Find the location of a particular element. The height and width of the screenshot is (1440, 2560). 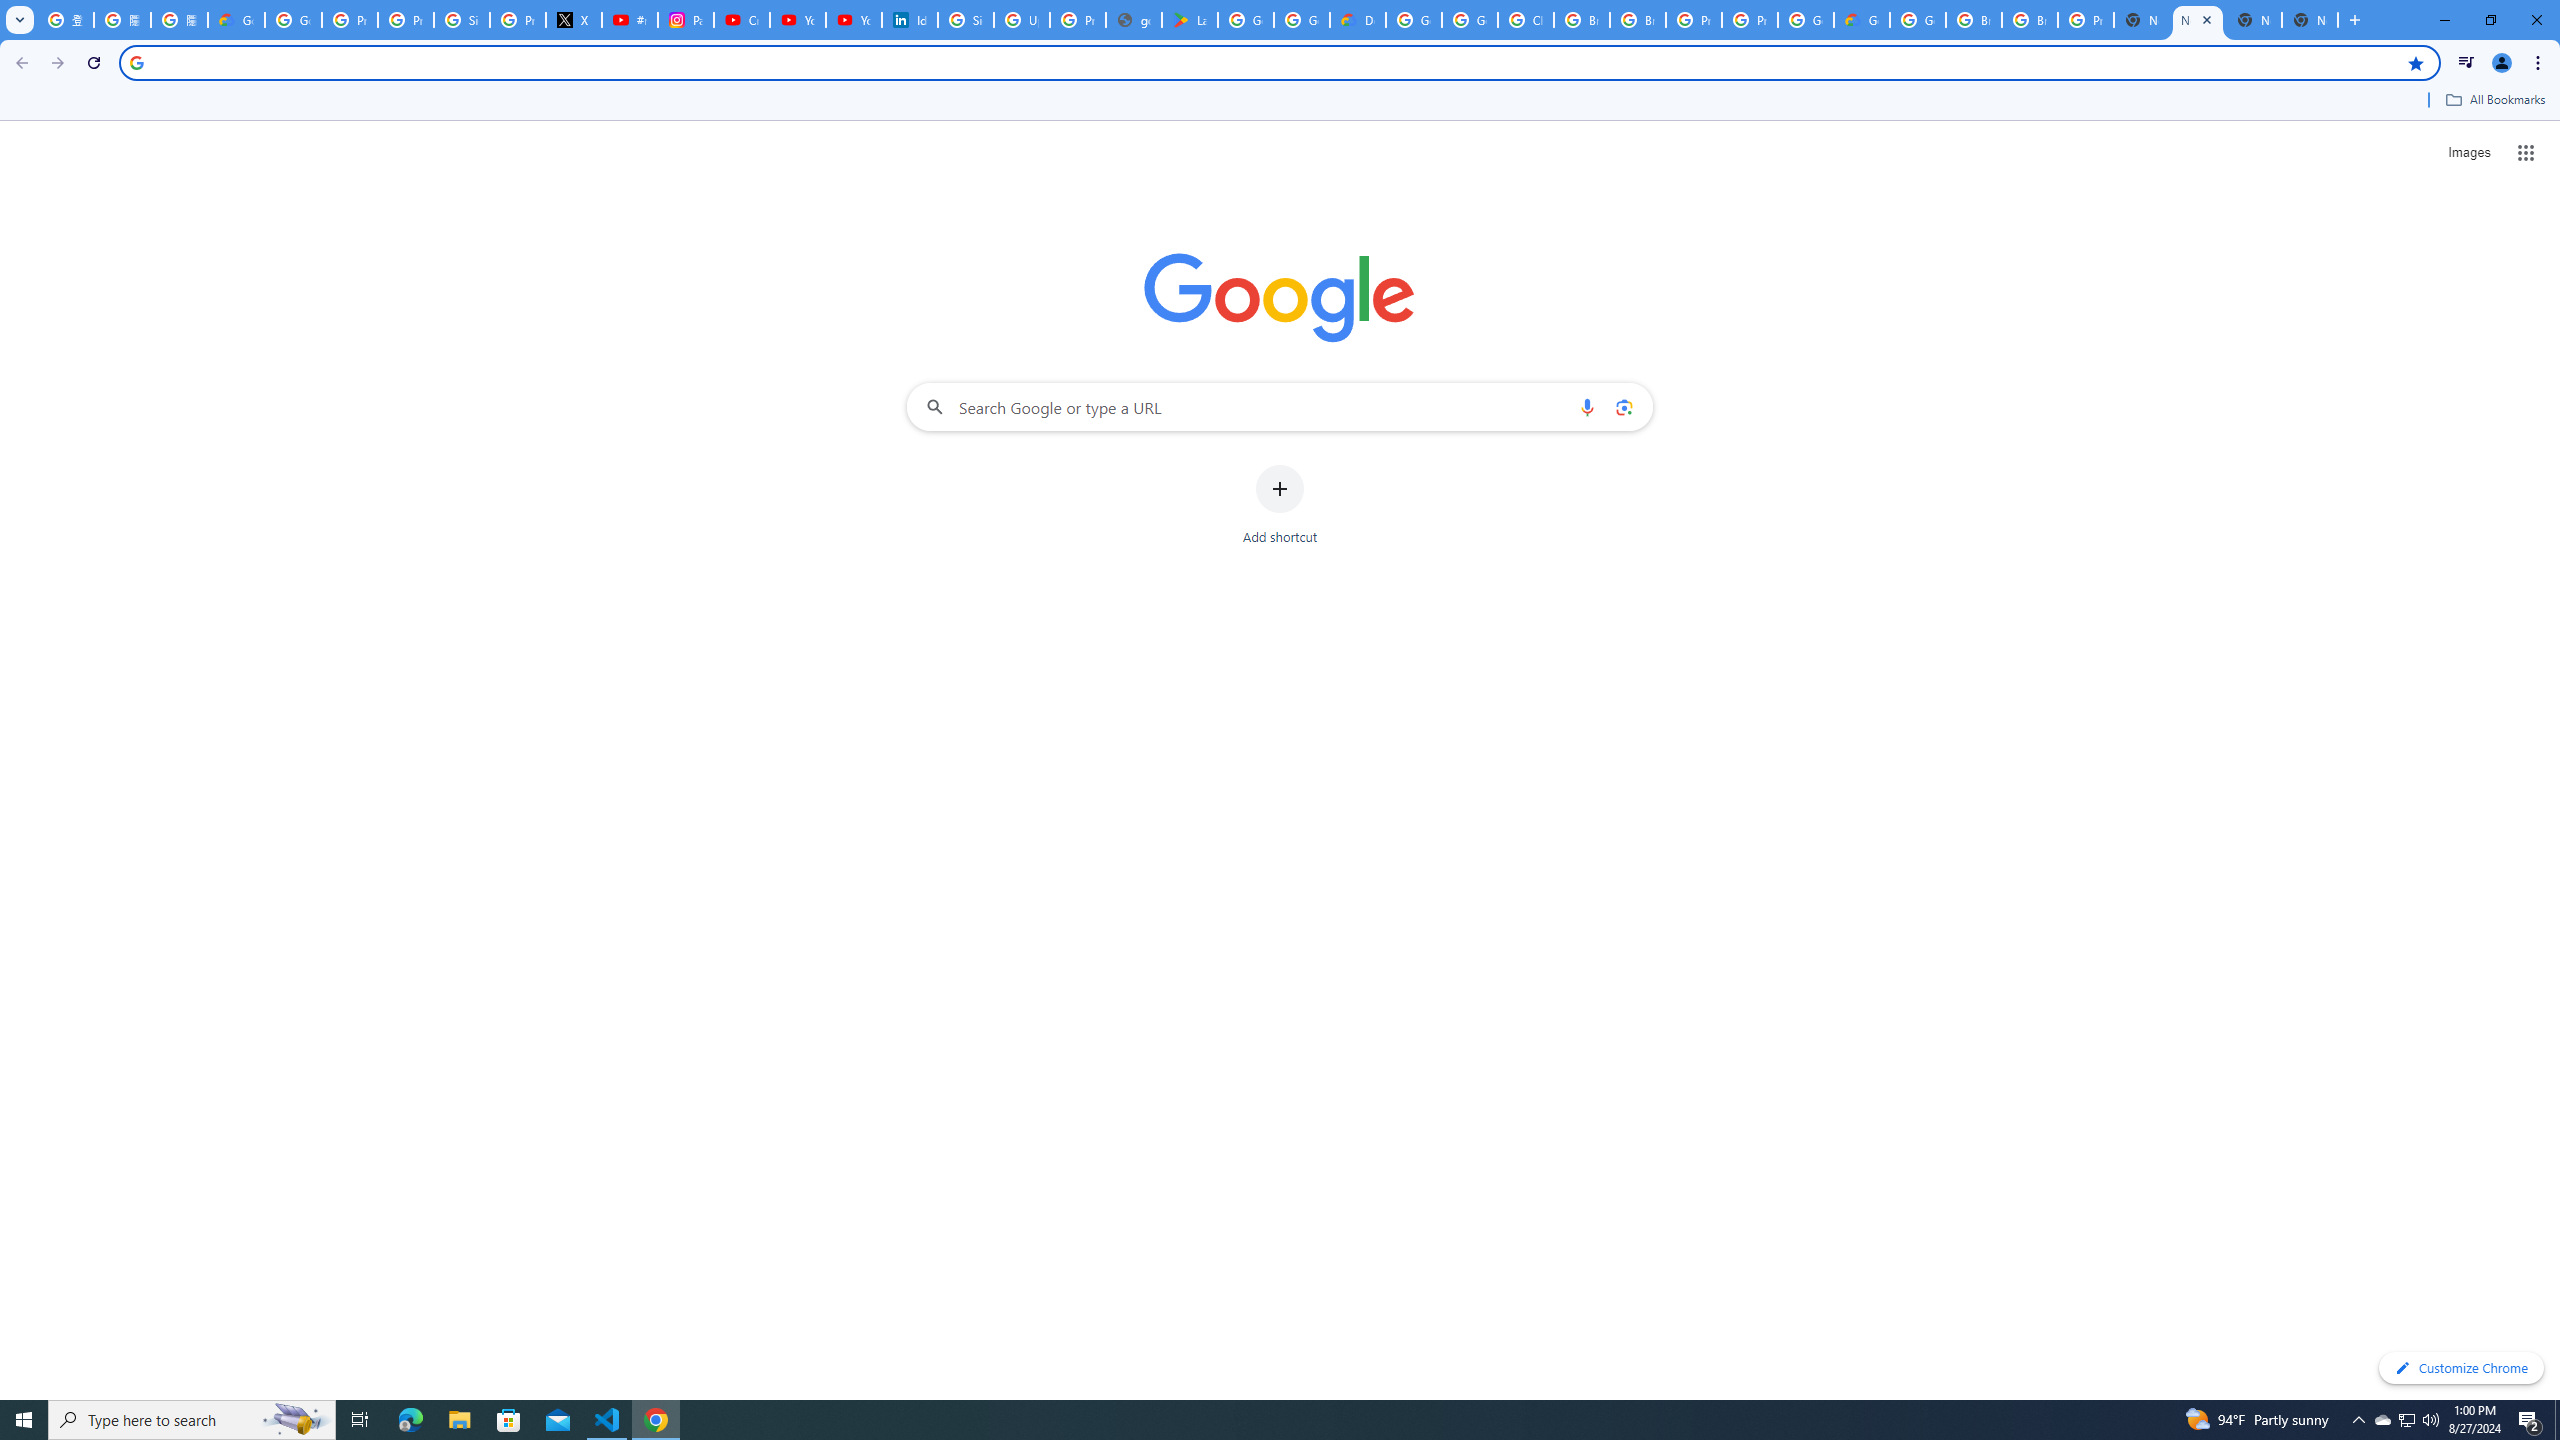

'New Tab' is located at coordinates (2310, 19).